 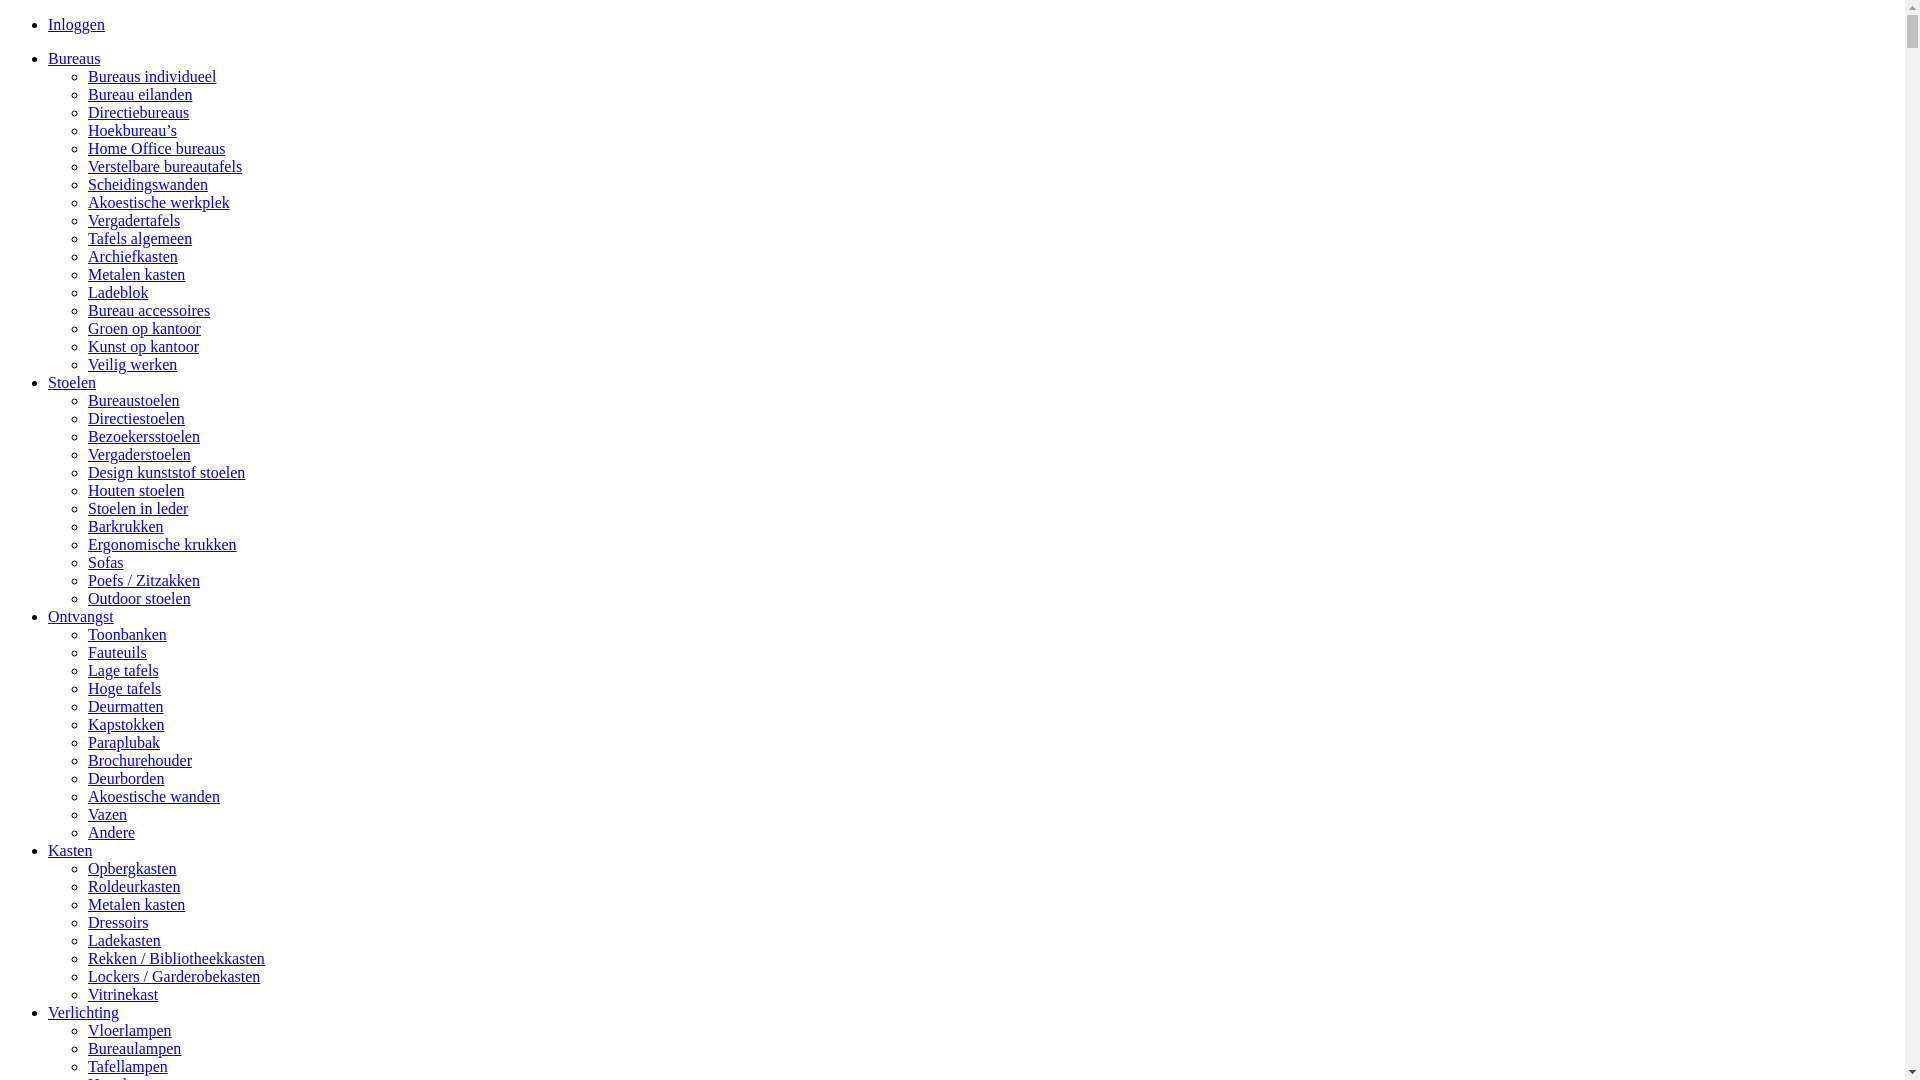 I want to click on 'Opbergkasten', so click(x=131, y=867).